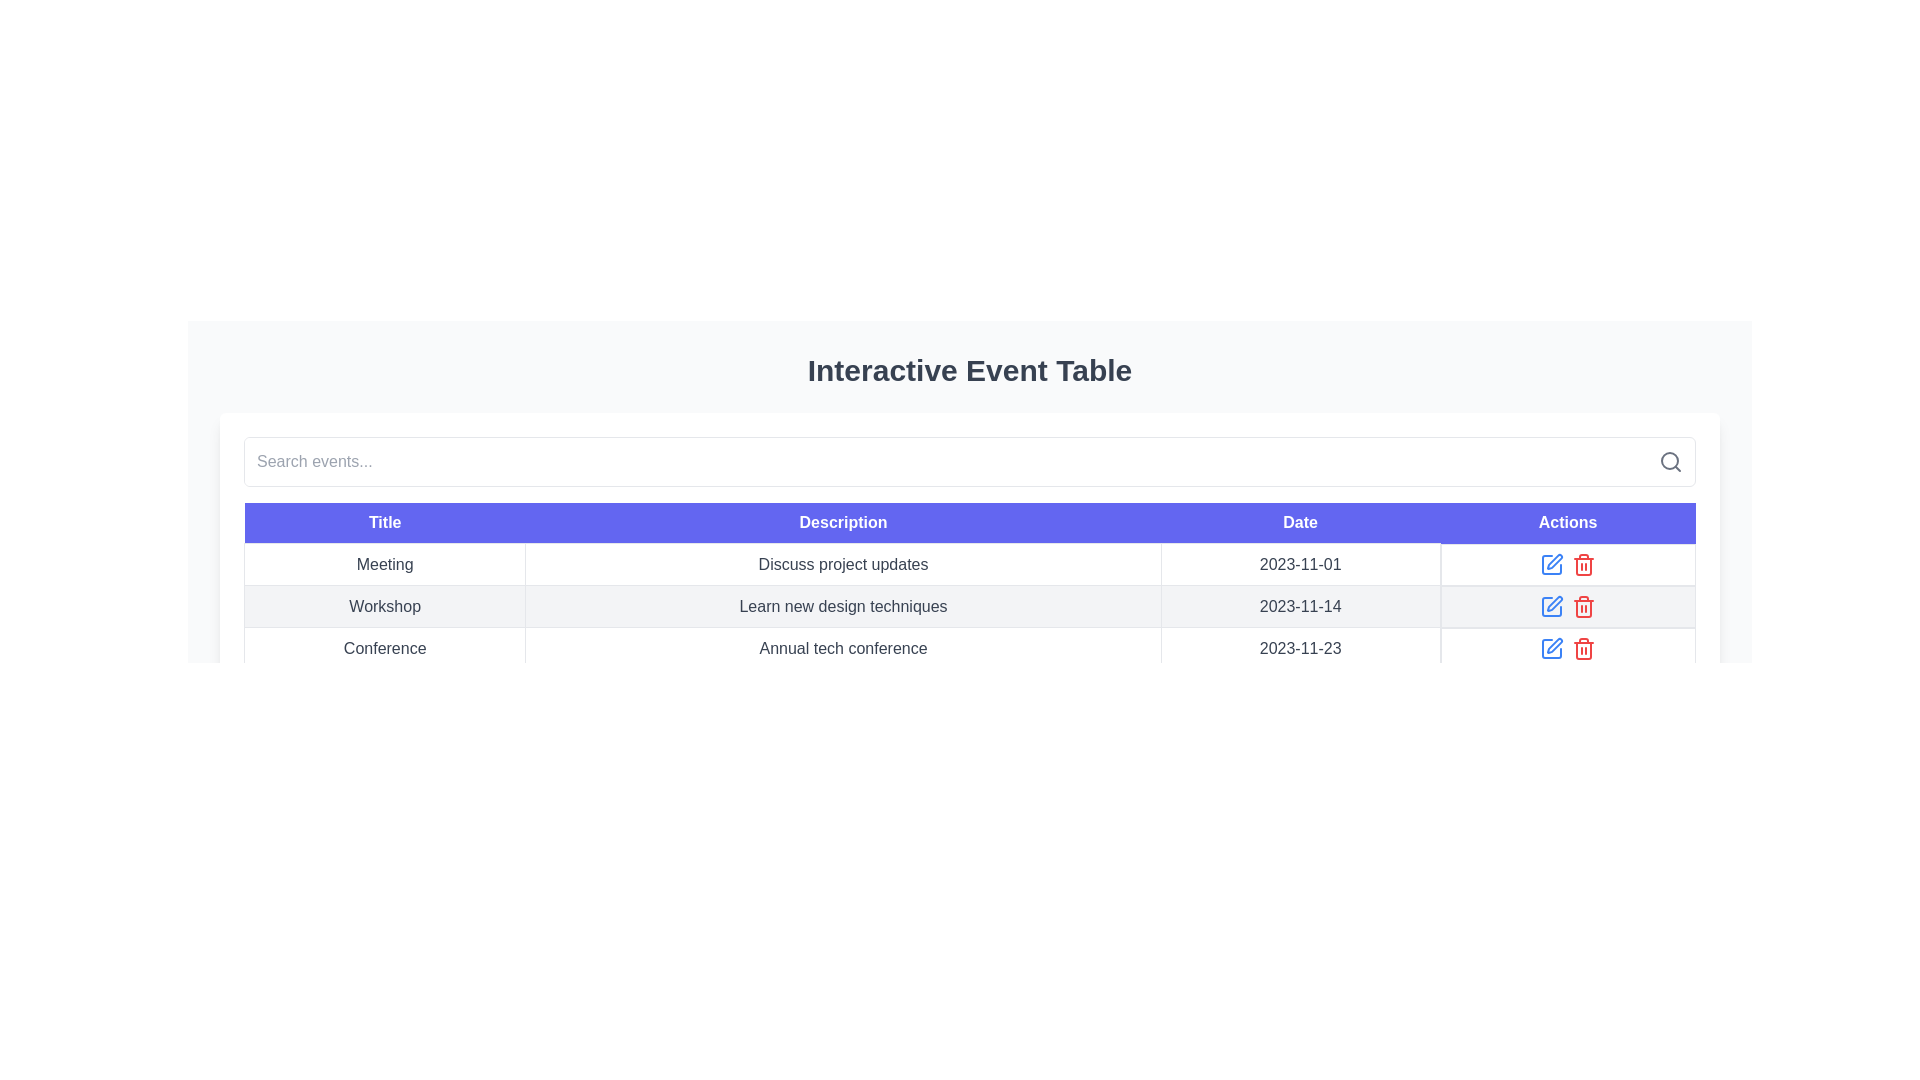 Image resolution: width=1920 pixels, height=1080 pixels. I want to click on the third row of the table displaying the 'Annual tech conference' event details, so click(970, 648).